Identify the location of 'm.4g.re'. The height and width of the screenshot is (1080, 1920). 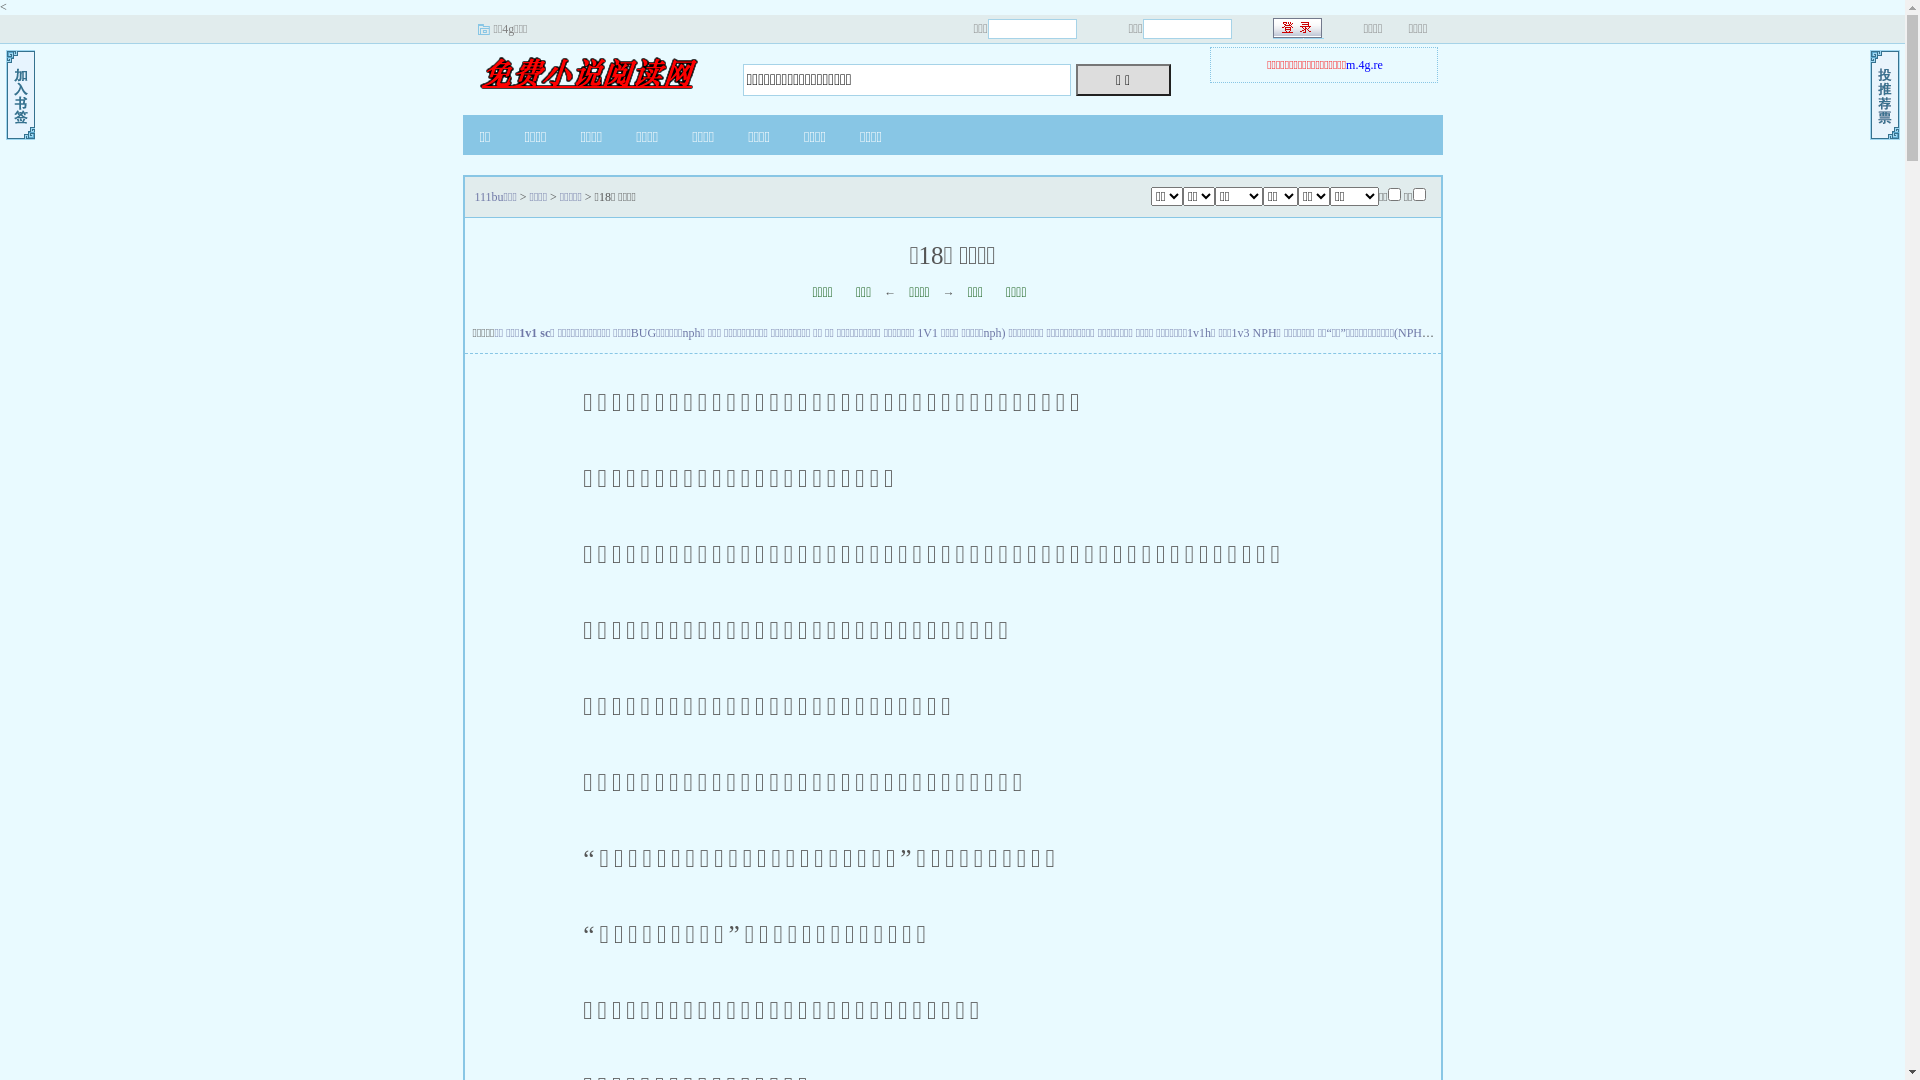
(1363, 64).